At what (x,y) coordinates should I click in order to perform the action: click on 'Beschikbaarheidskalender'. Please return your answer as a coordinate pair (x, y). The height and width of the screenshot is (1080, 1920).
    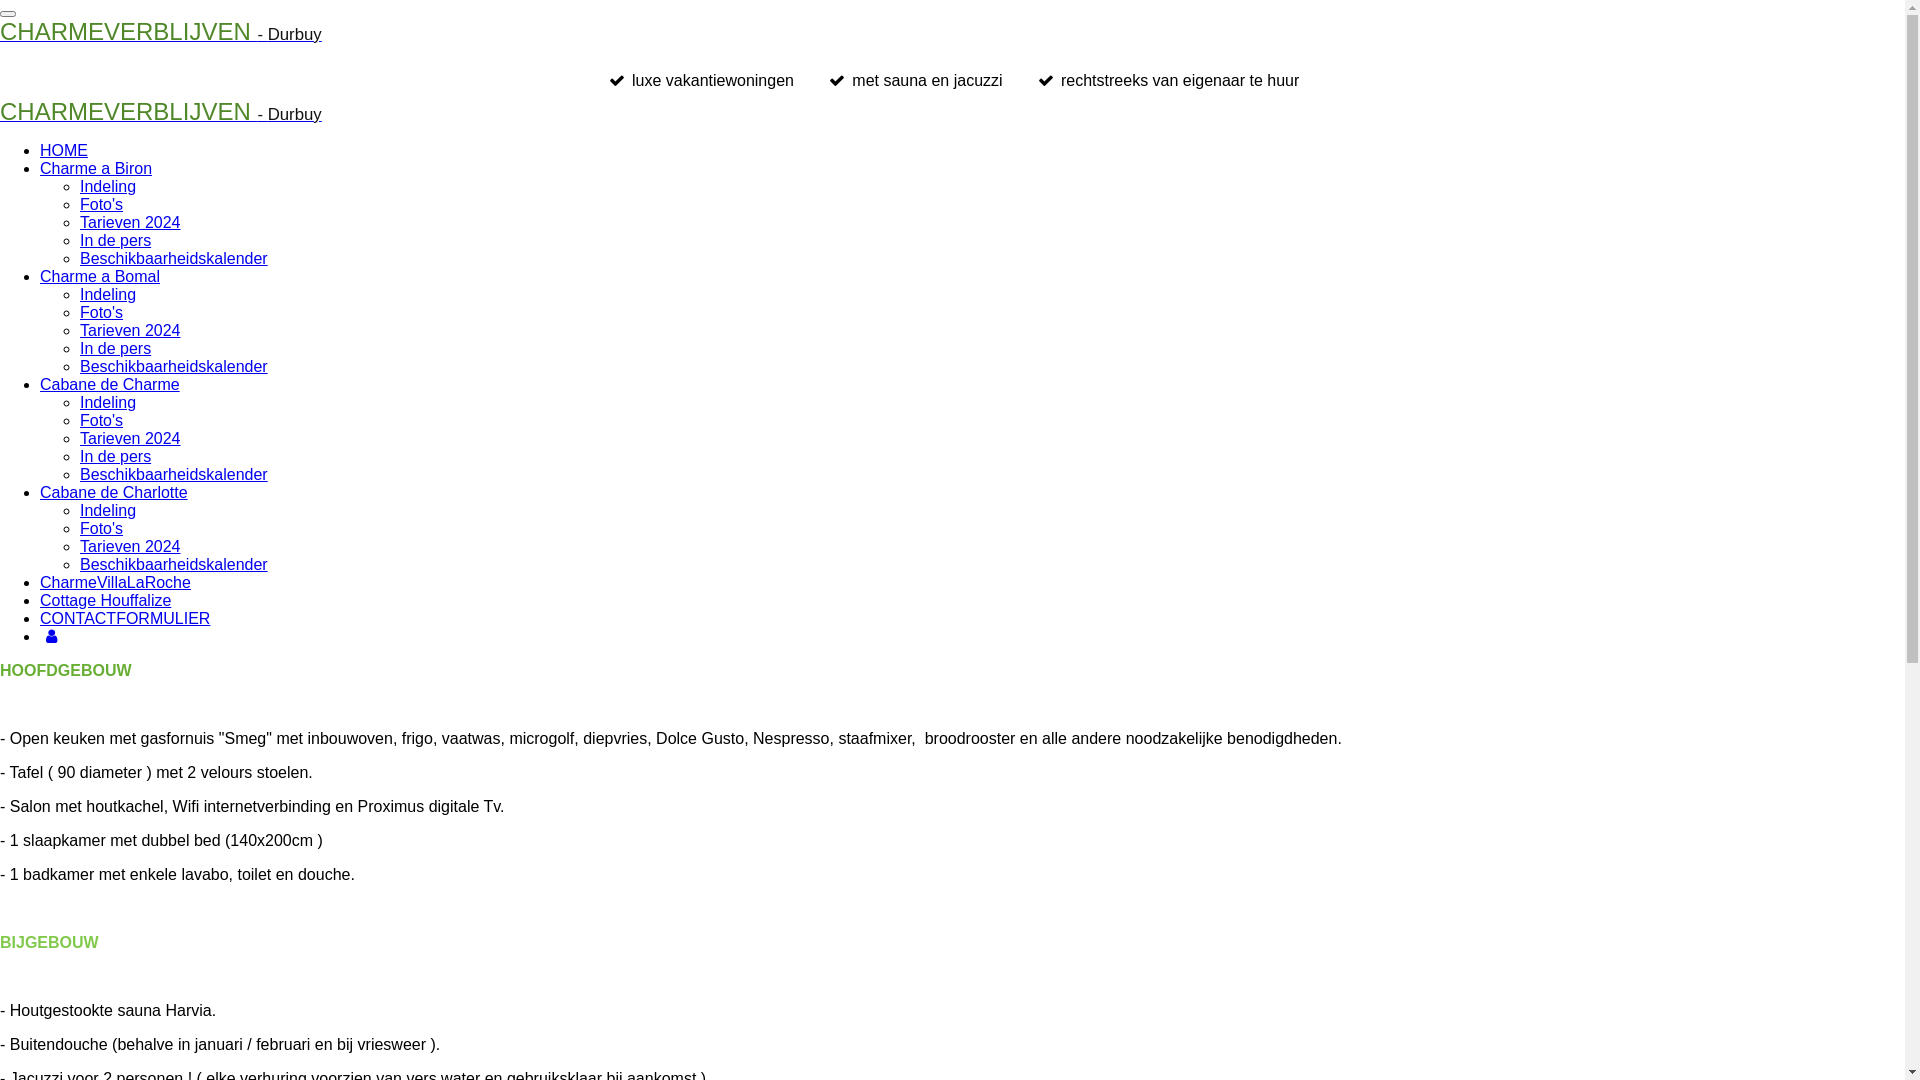
    Looking at the image, I should click on (173, 257).